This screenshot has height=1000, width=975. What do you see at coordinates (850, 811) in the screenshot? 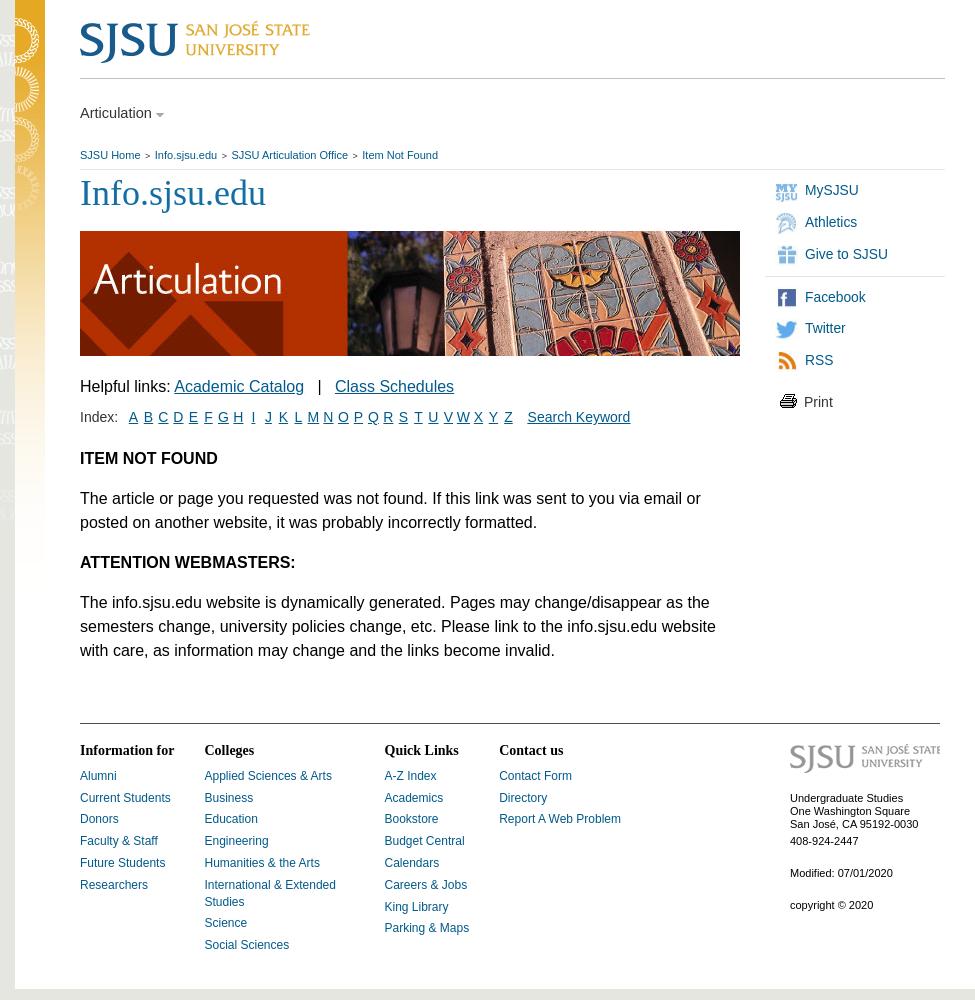
I see `'One Washington Square'` at bounding box center [850, 811].